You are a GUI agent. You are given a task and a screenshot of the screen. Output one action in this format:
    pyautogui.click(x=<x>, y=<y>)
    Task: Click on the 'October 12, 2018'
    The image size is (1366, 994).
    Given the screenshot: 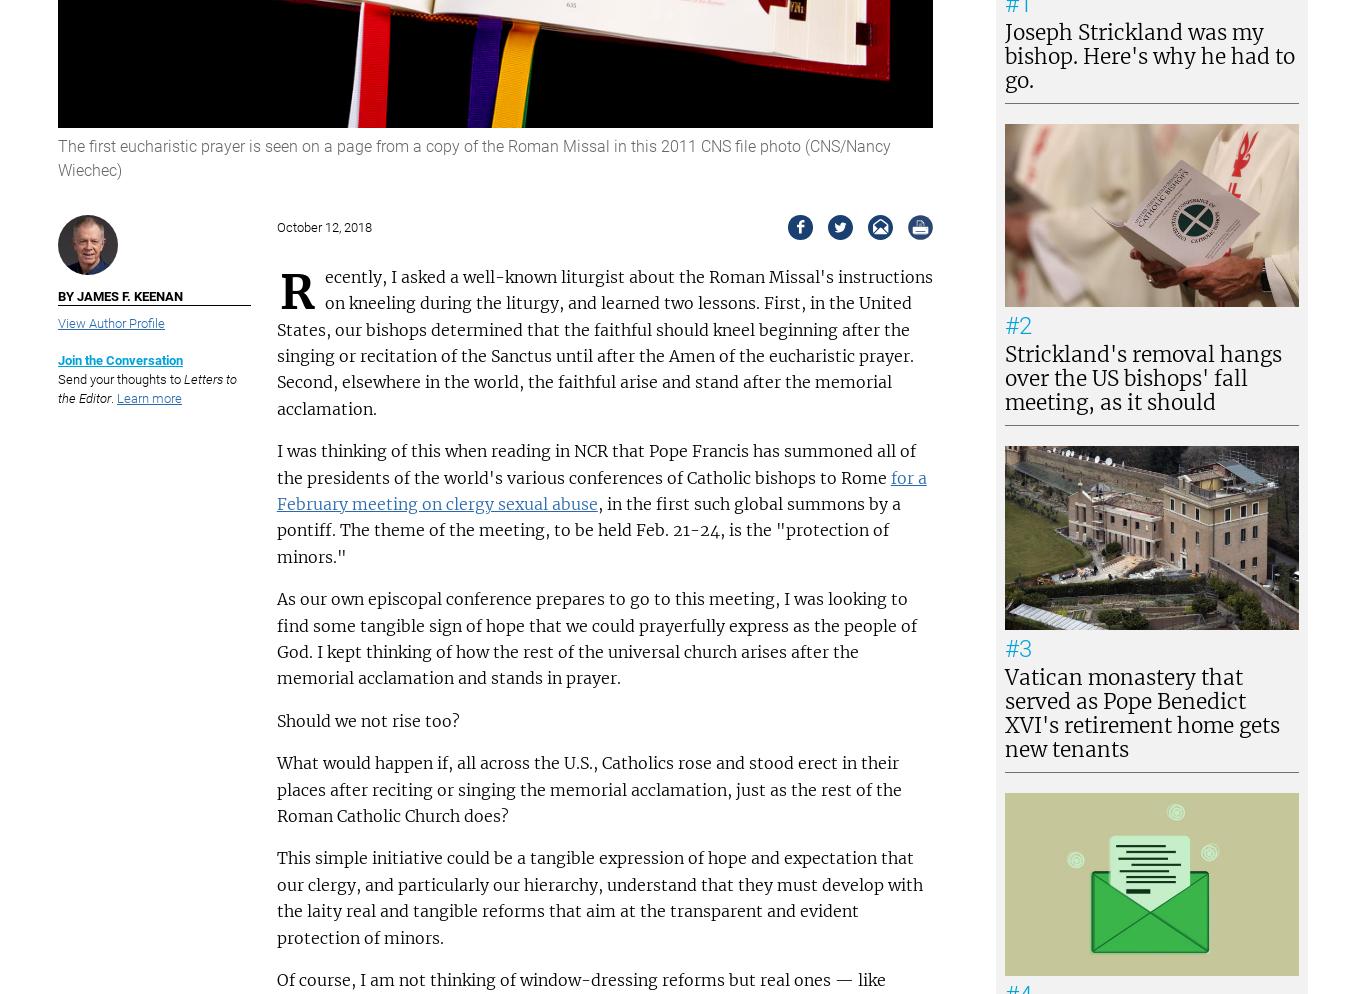 What is the action you would take?
    pyautogui.click(x=323, y=226)
    